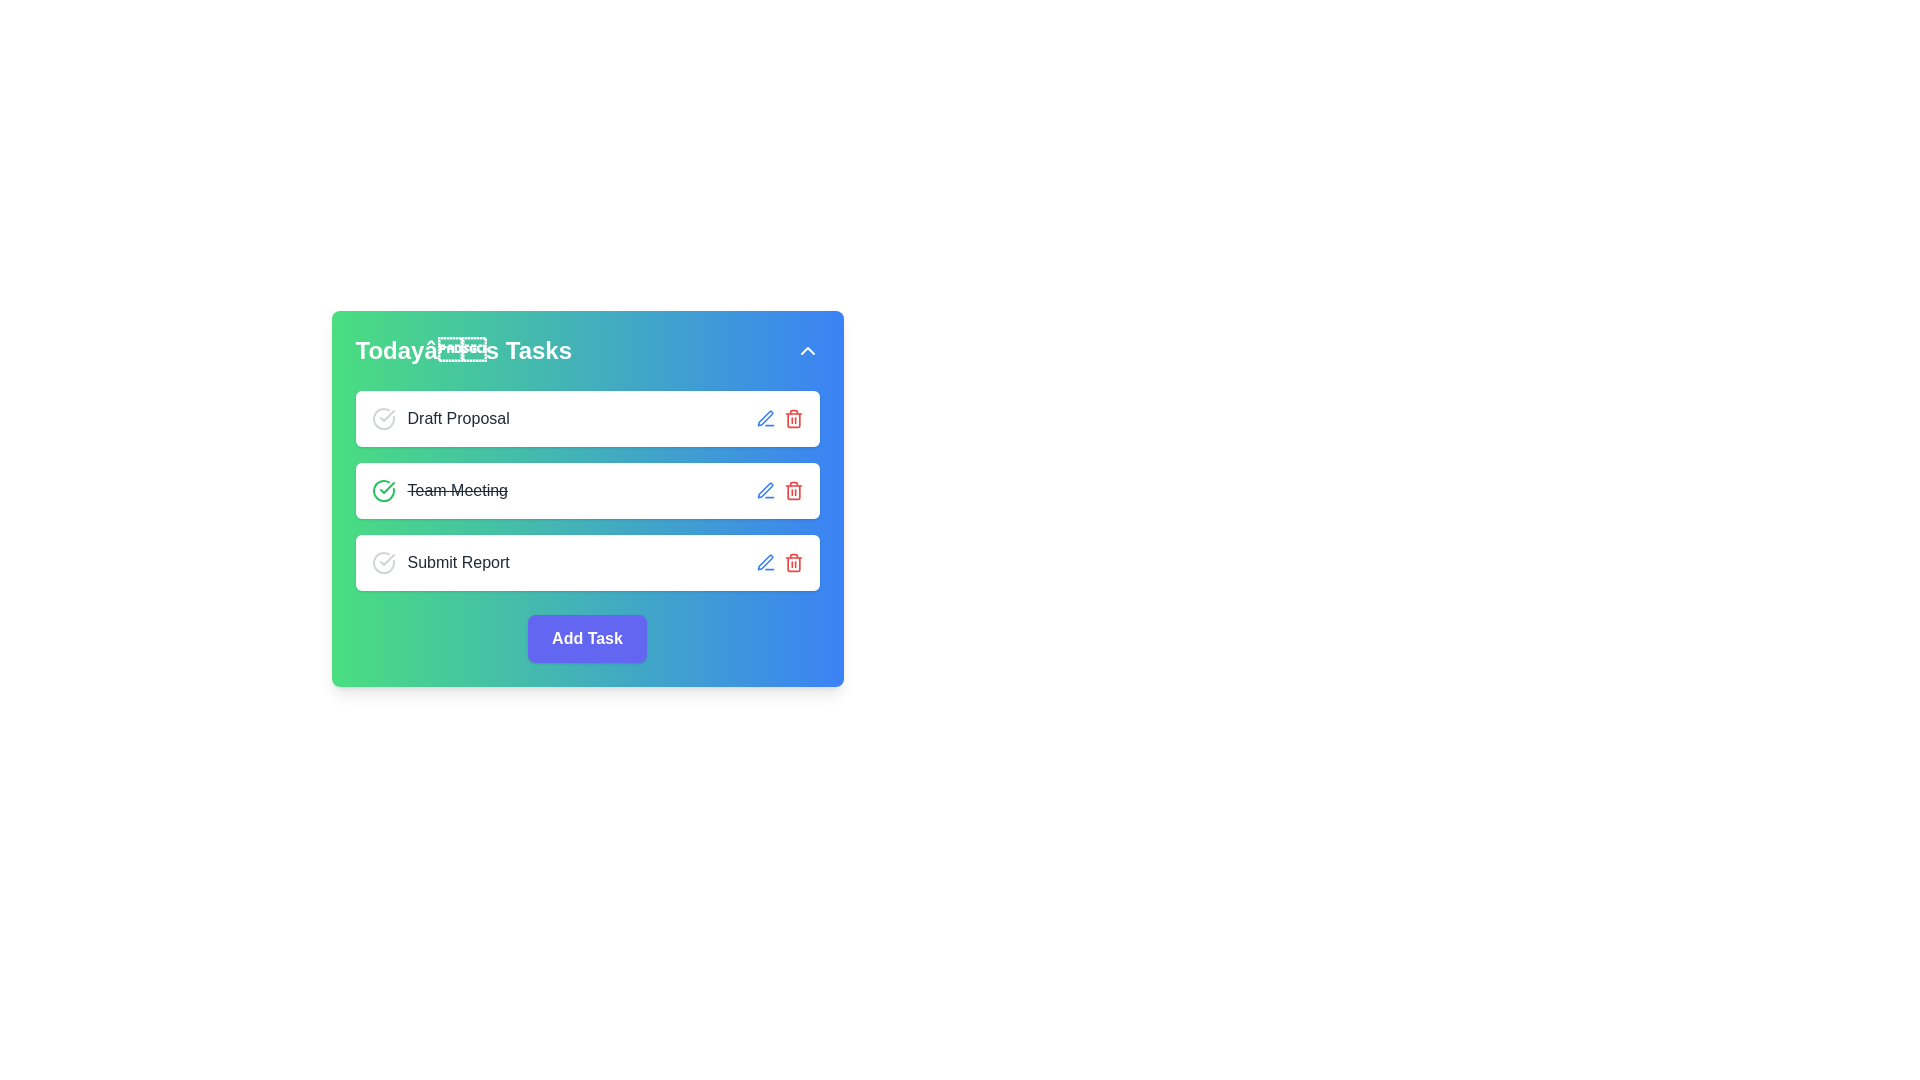  I want to click on the bold text label reading 'Today’s Tasks', which is positioned at the top-left corner of the card interface, adjacent to a chevron up icon, so click(462, 350).